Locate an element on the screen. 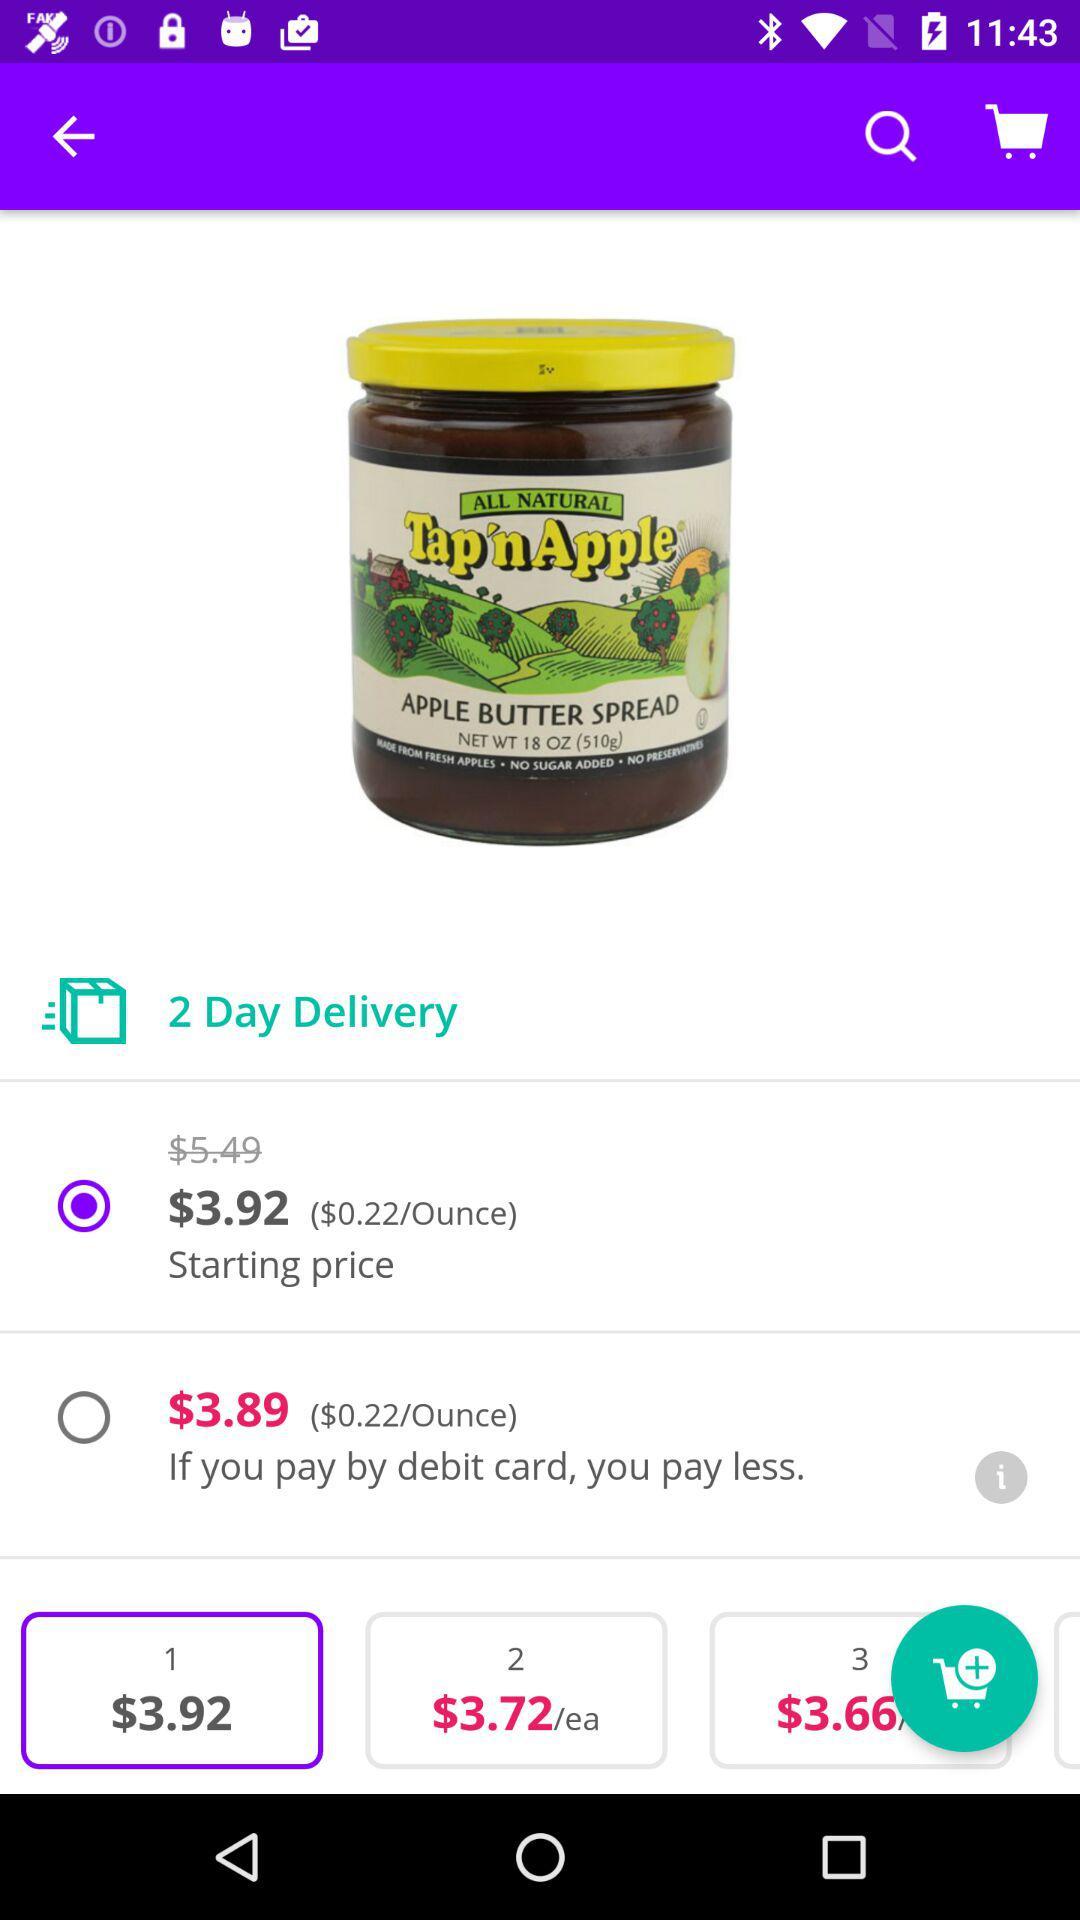 The height and width of the screenshot is (1920, 1080). the cart icon is located at coordinates (963, 1678).